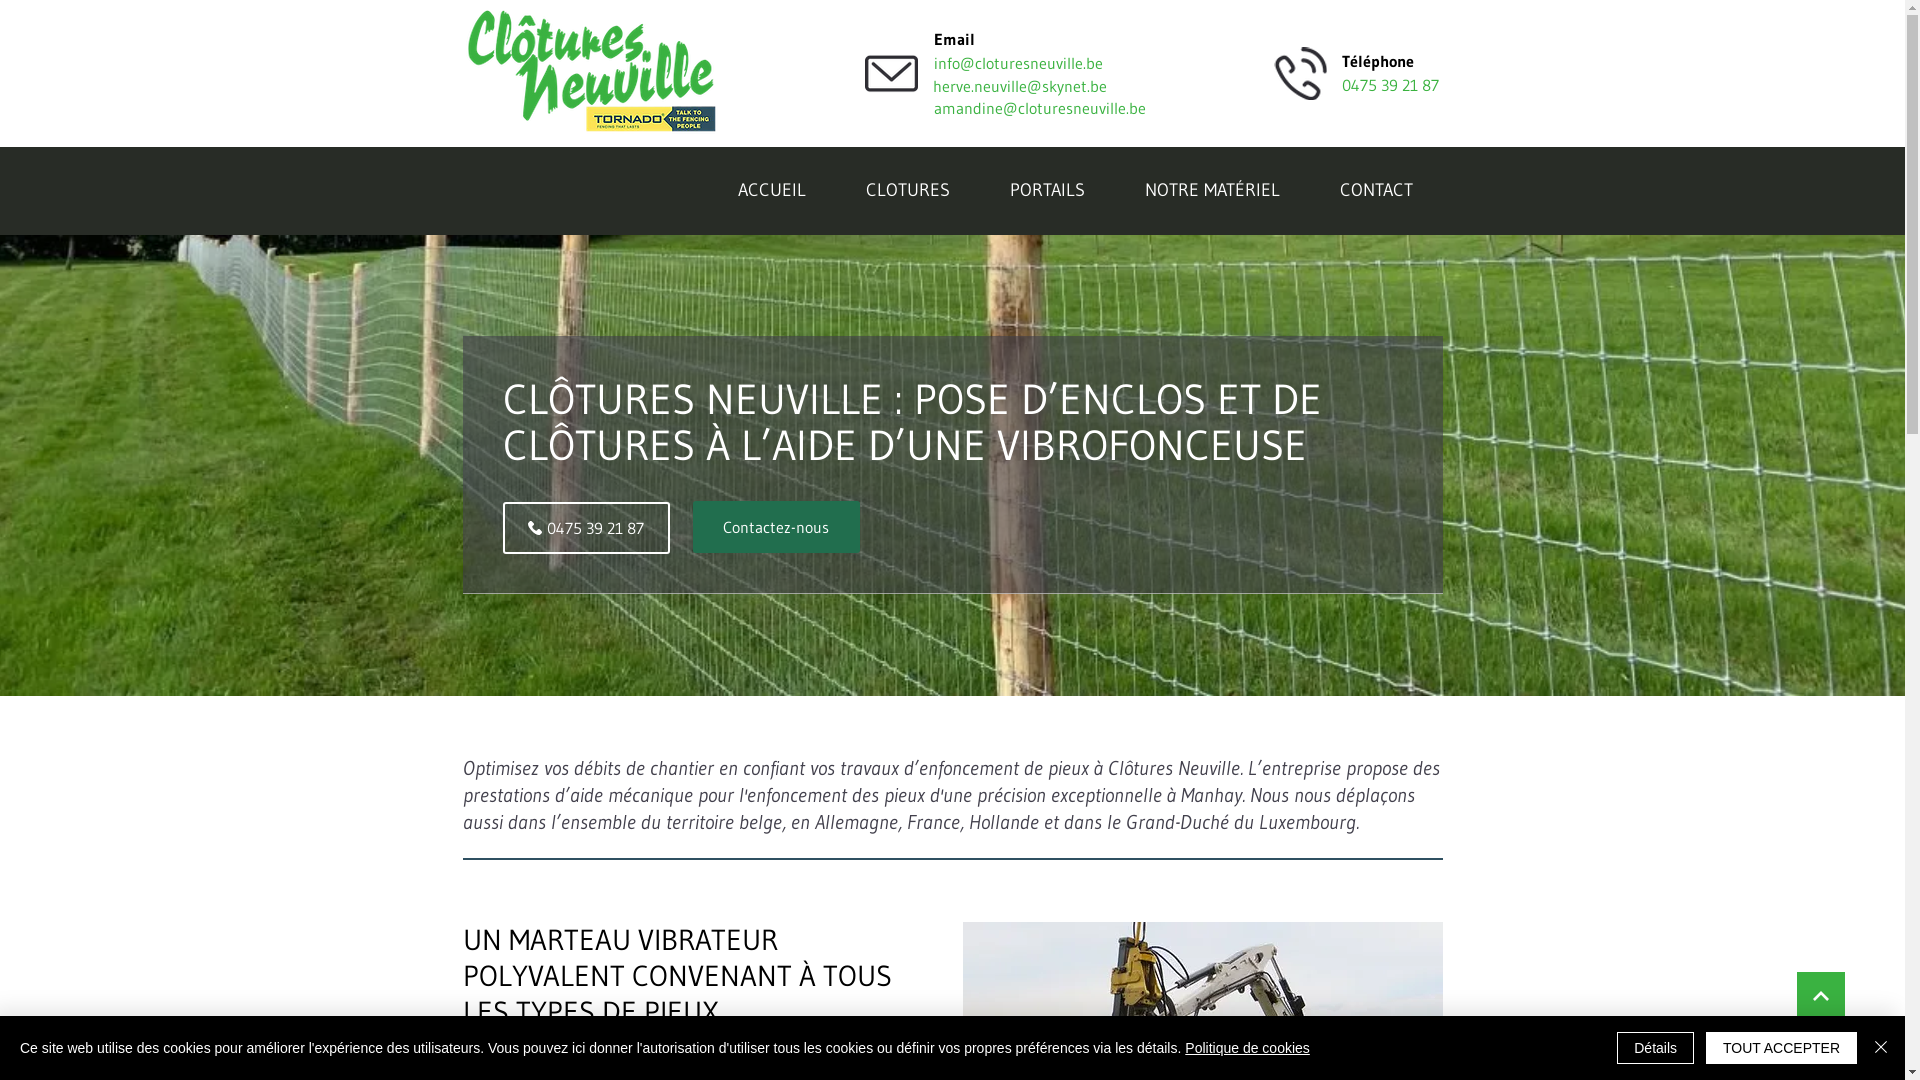 The width and height of the screenshot is (1920, 1080). I want to click on 'PORTAILS', so click(979, 192).